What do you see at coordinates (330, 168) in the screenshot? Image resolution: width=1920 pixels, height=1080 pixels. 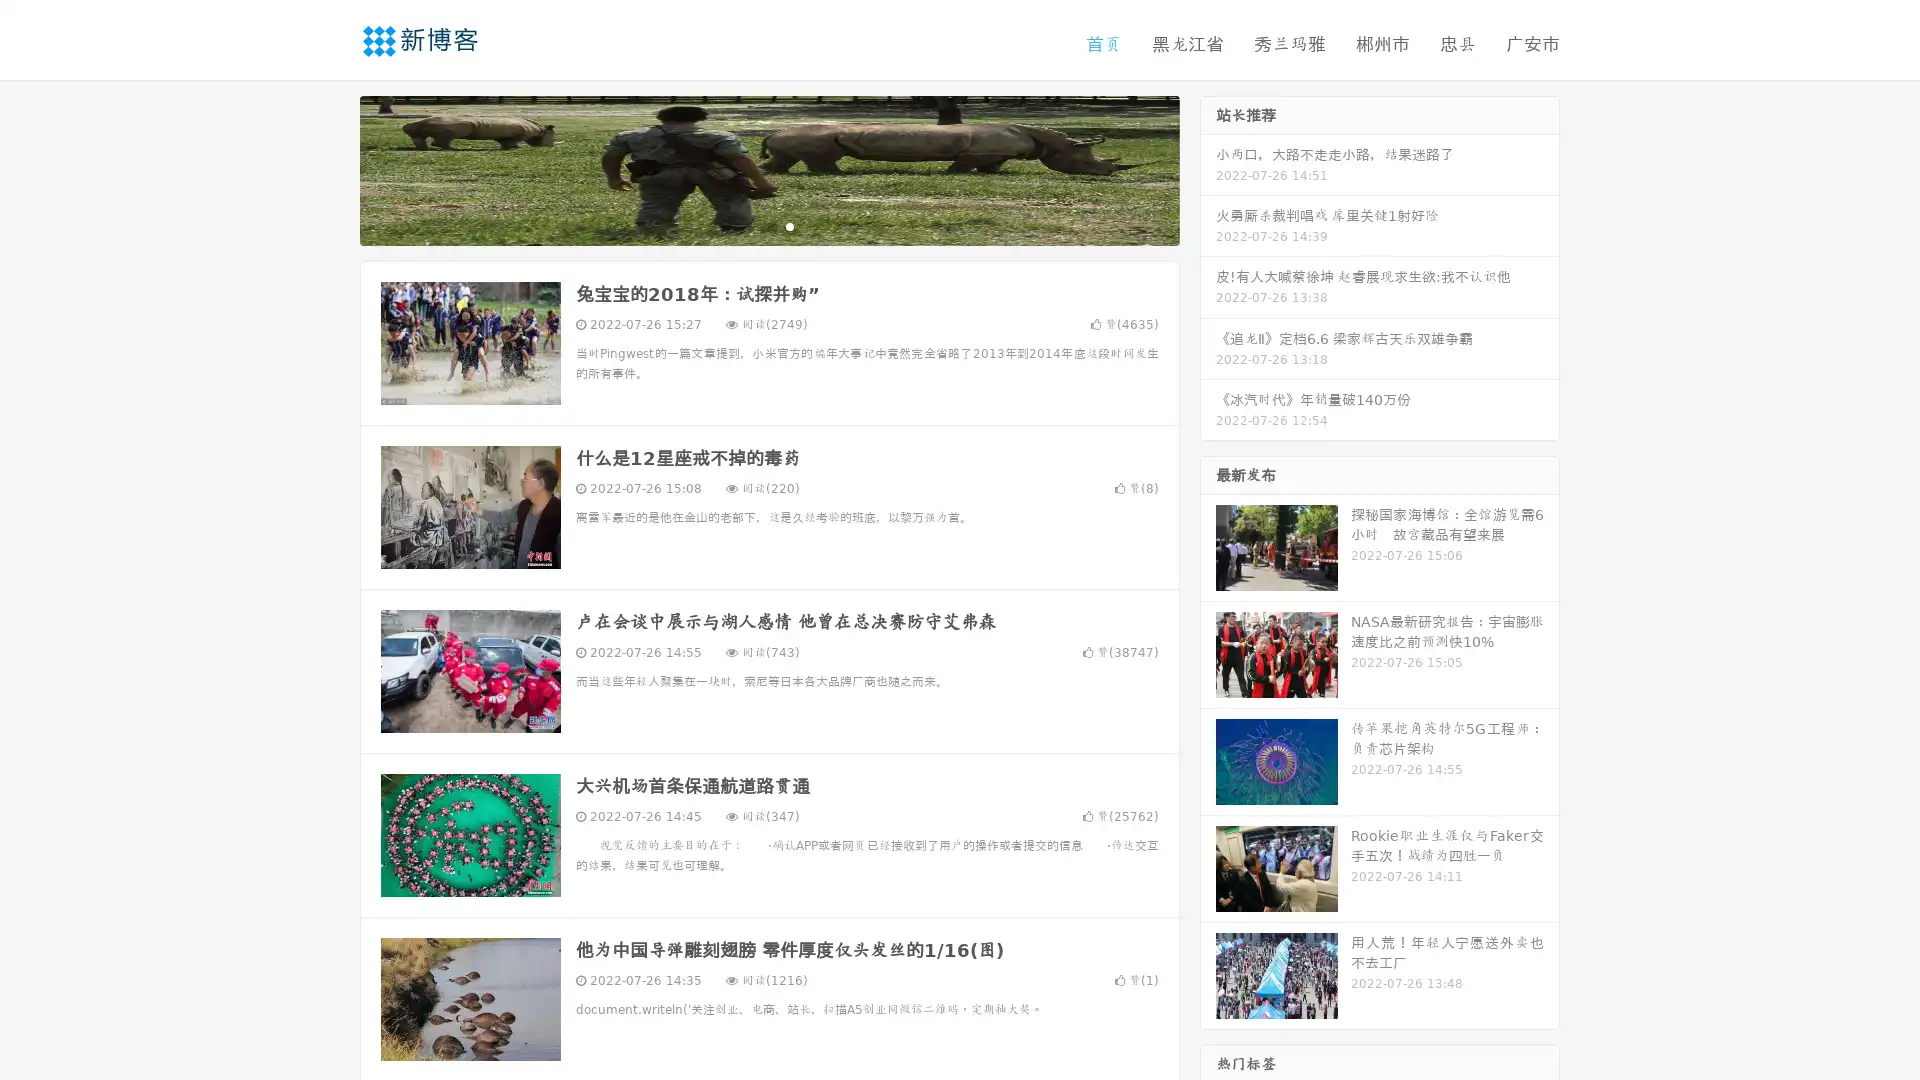 I see `Previous slide` at bounding box center [330, 168].